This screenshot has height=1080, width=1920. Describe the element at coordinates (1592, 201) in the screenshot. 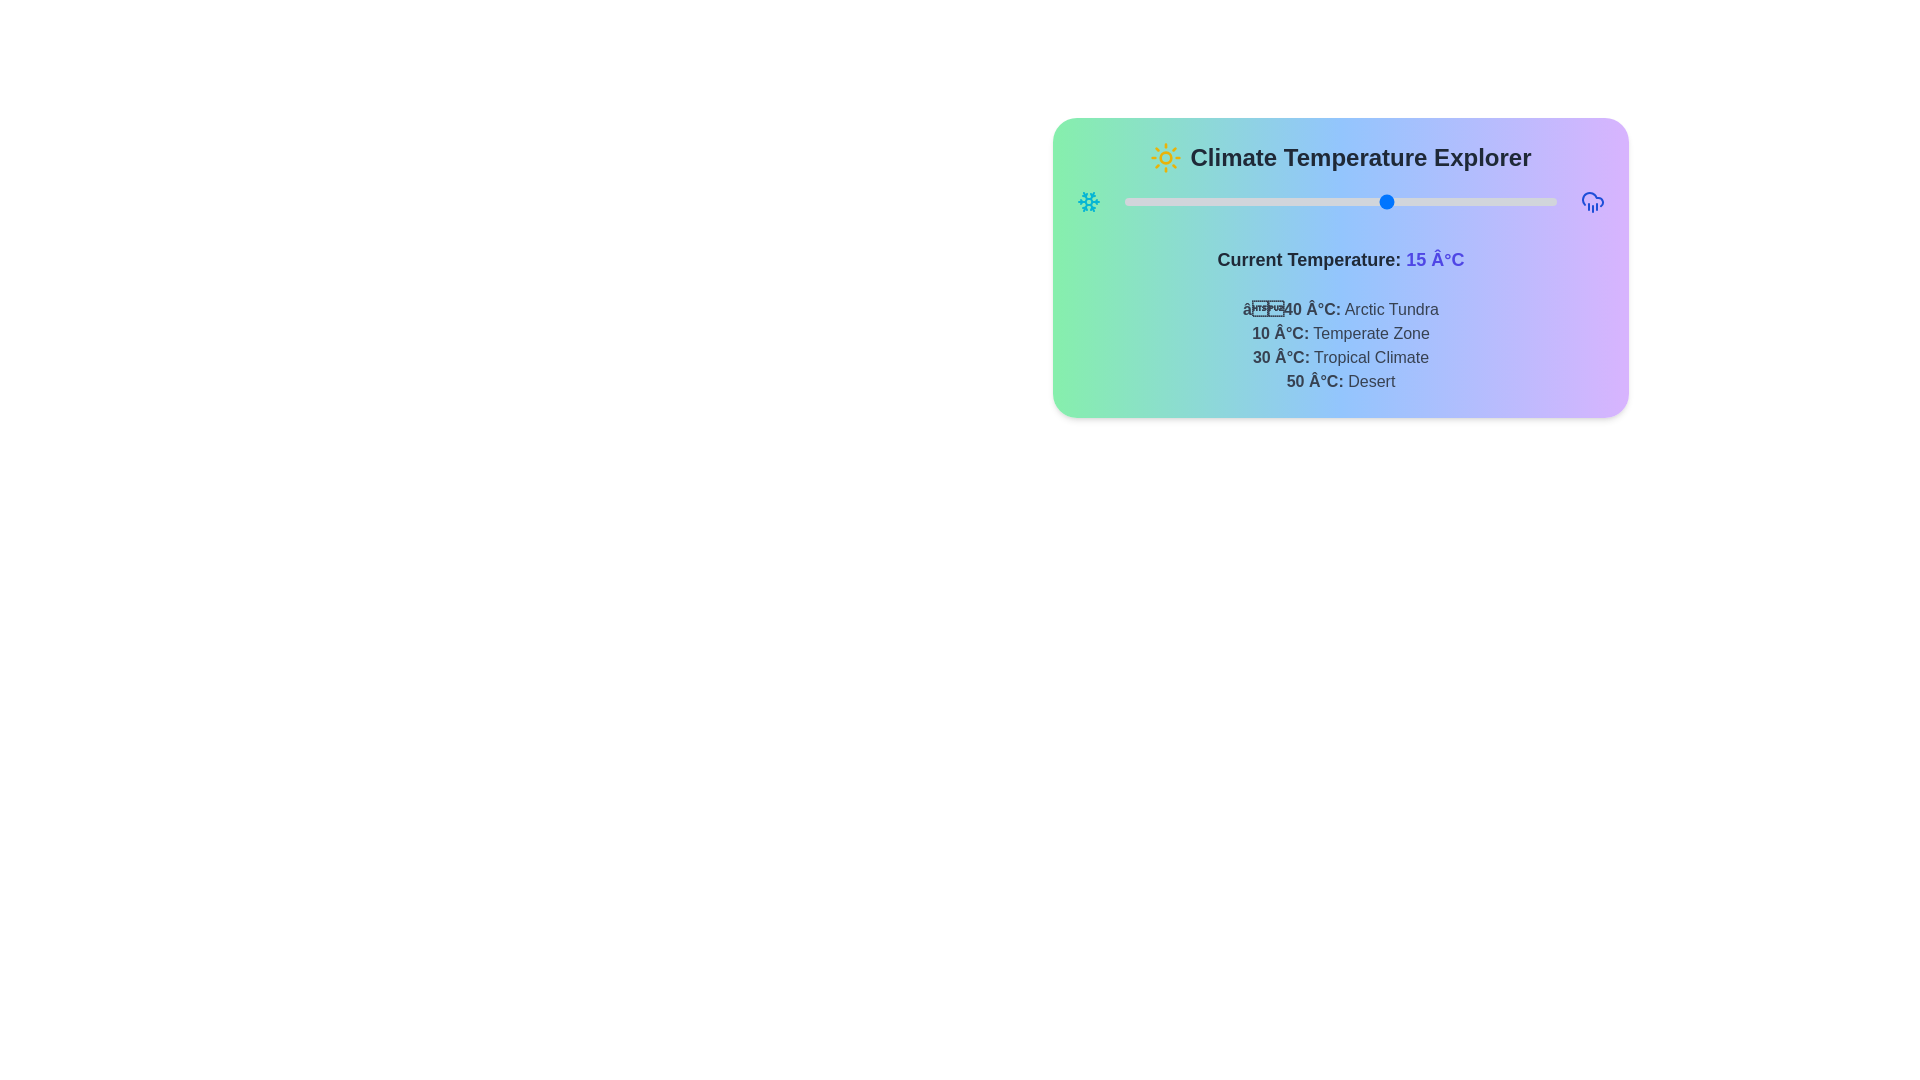

I see `the raindrop icon` at that location.